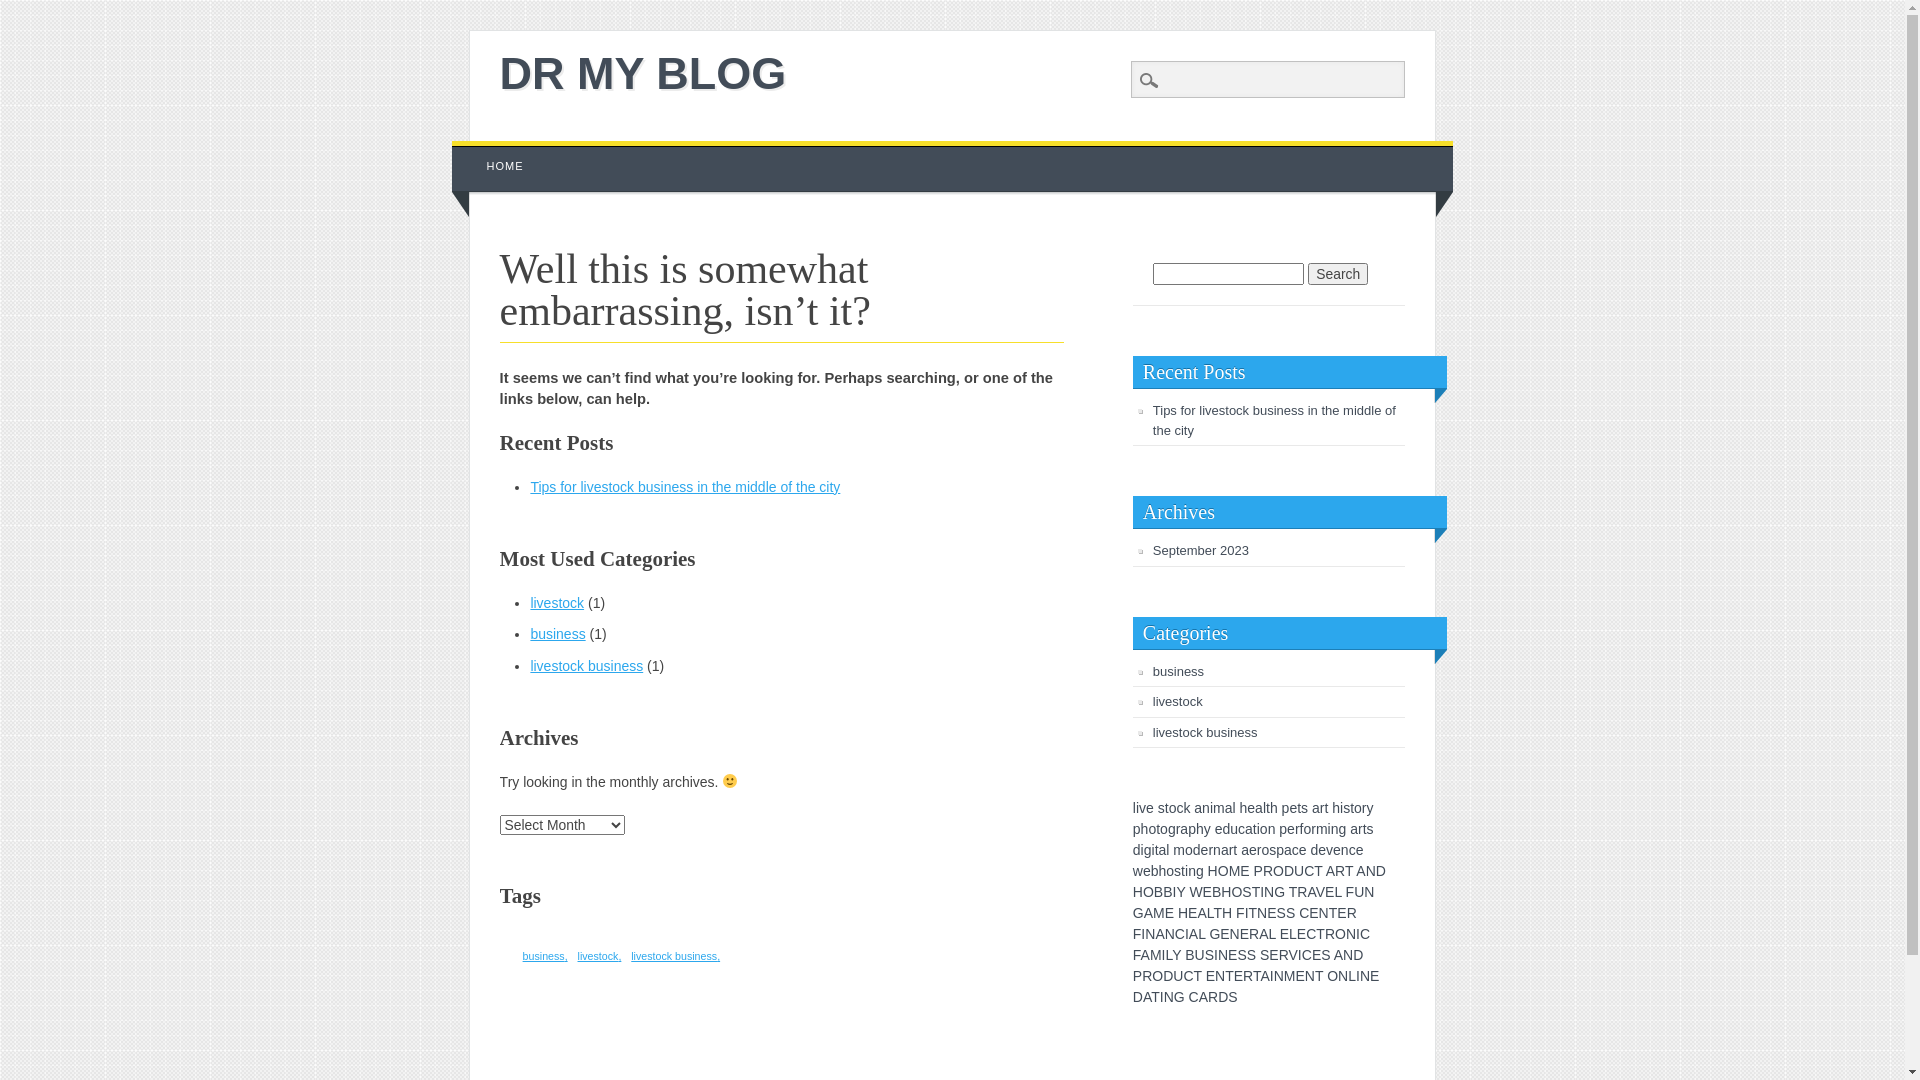 The image size is (1920, 1080). I want to click on 'Skip to content', so click(498, 149).